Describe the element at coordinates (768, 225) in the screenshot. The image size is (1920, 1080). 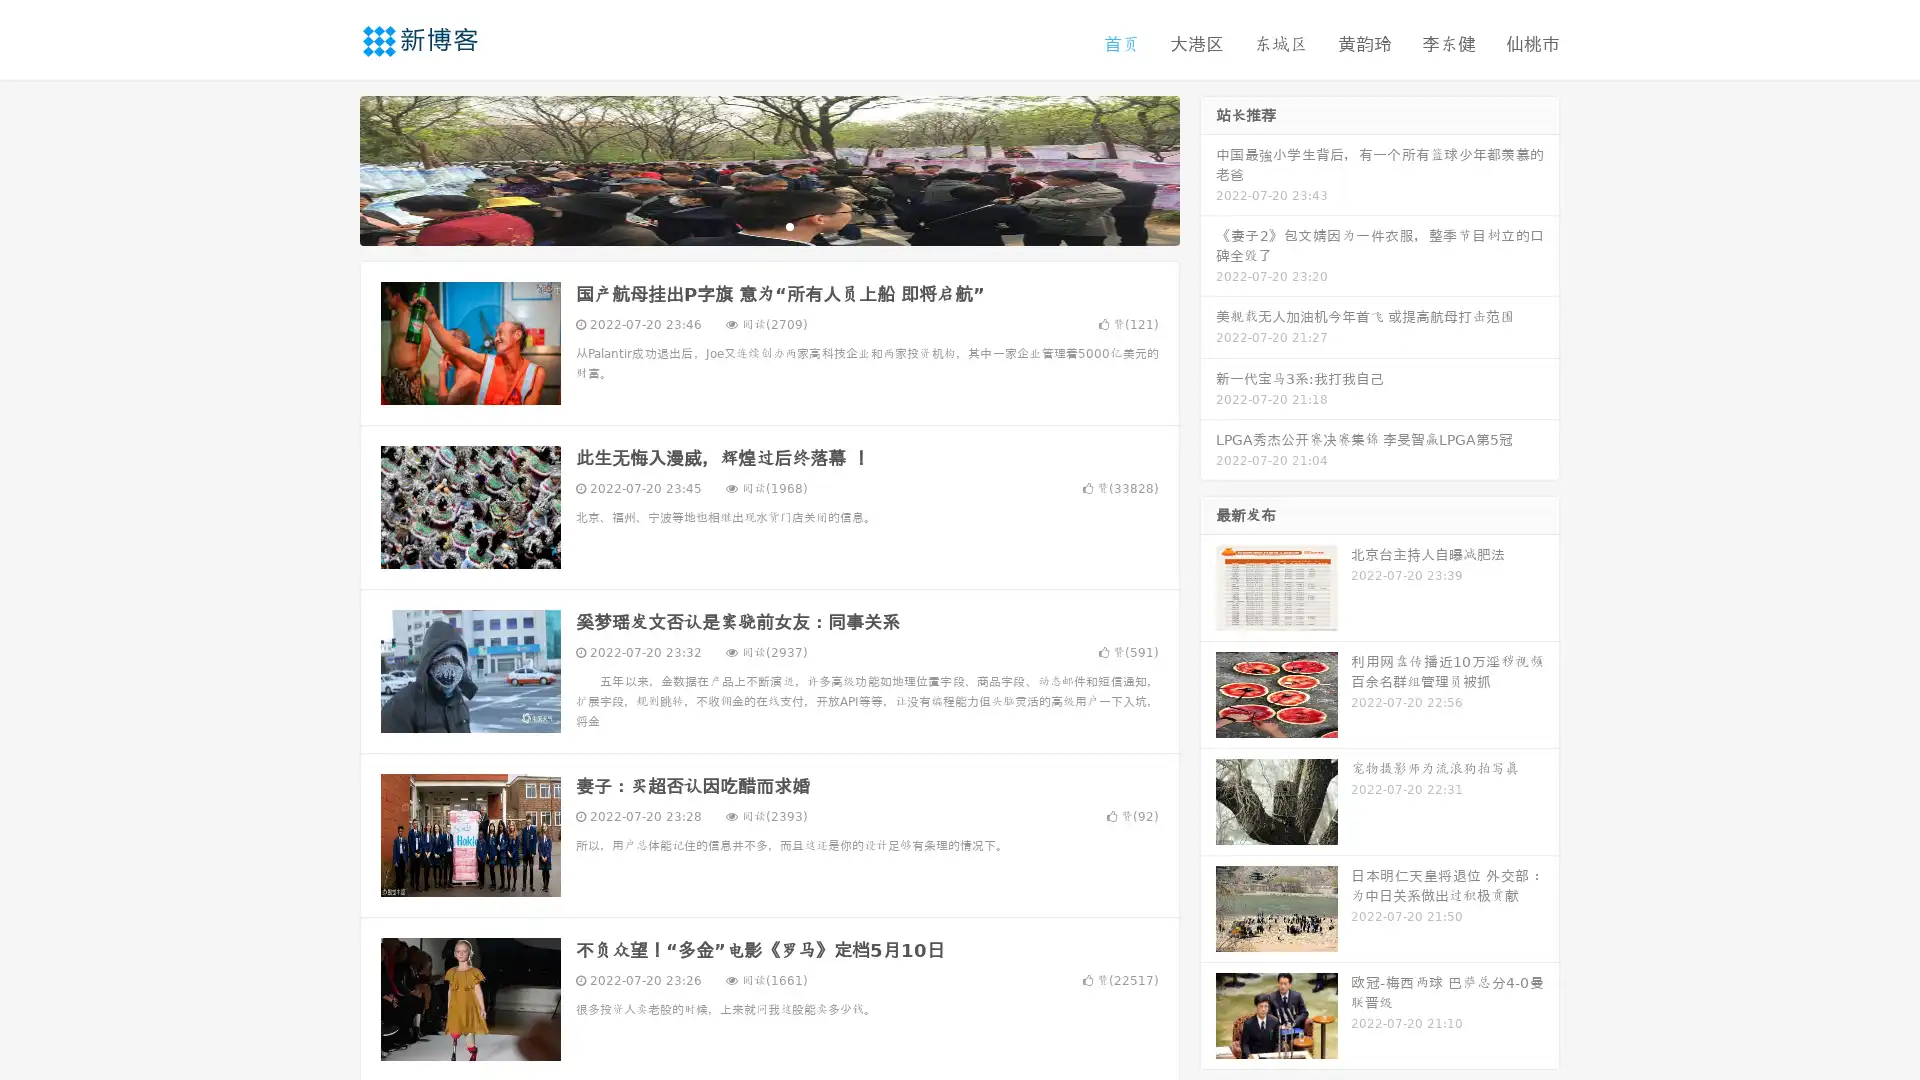
I see `Go to slide 2` at that location.